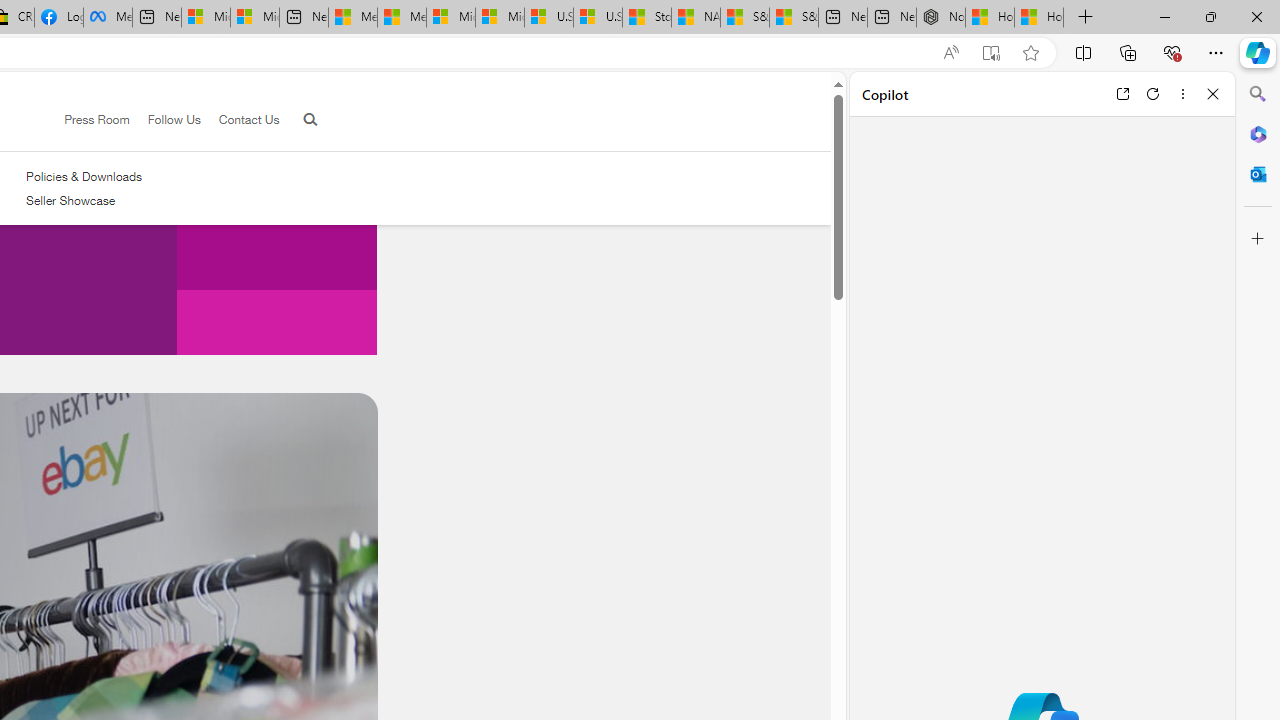 This screenshot has height=720, width=1280. Describe the element at coordinates (1039, 17) in the screenshot. I see `'How to Use a Monitor With Your Closed Laptop'` at that location.